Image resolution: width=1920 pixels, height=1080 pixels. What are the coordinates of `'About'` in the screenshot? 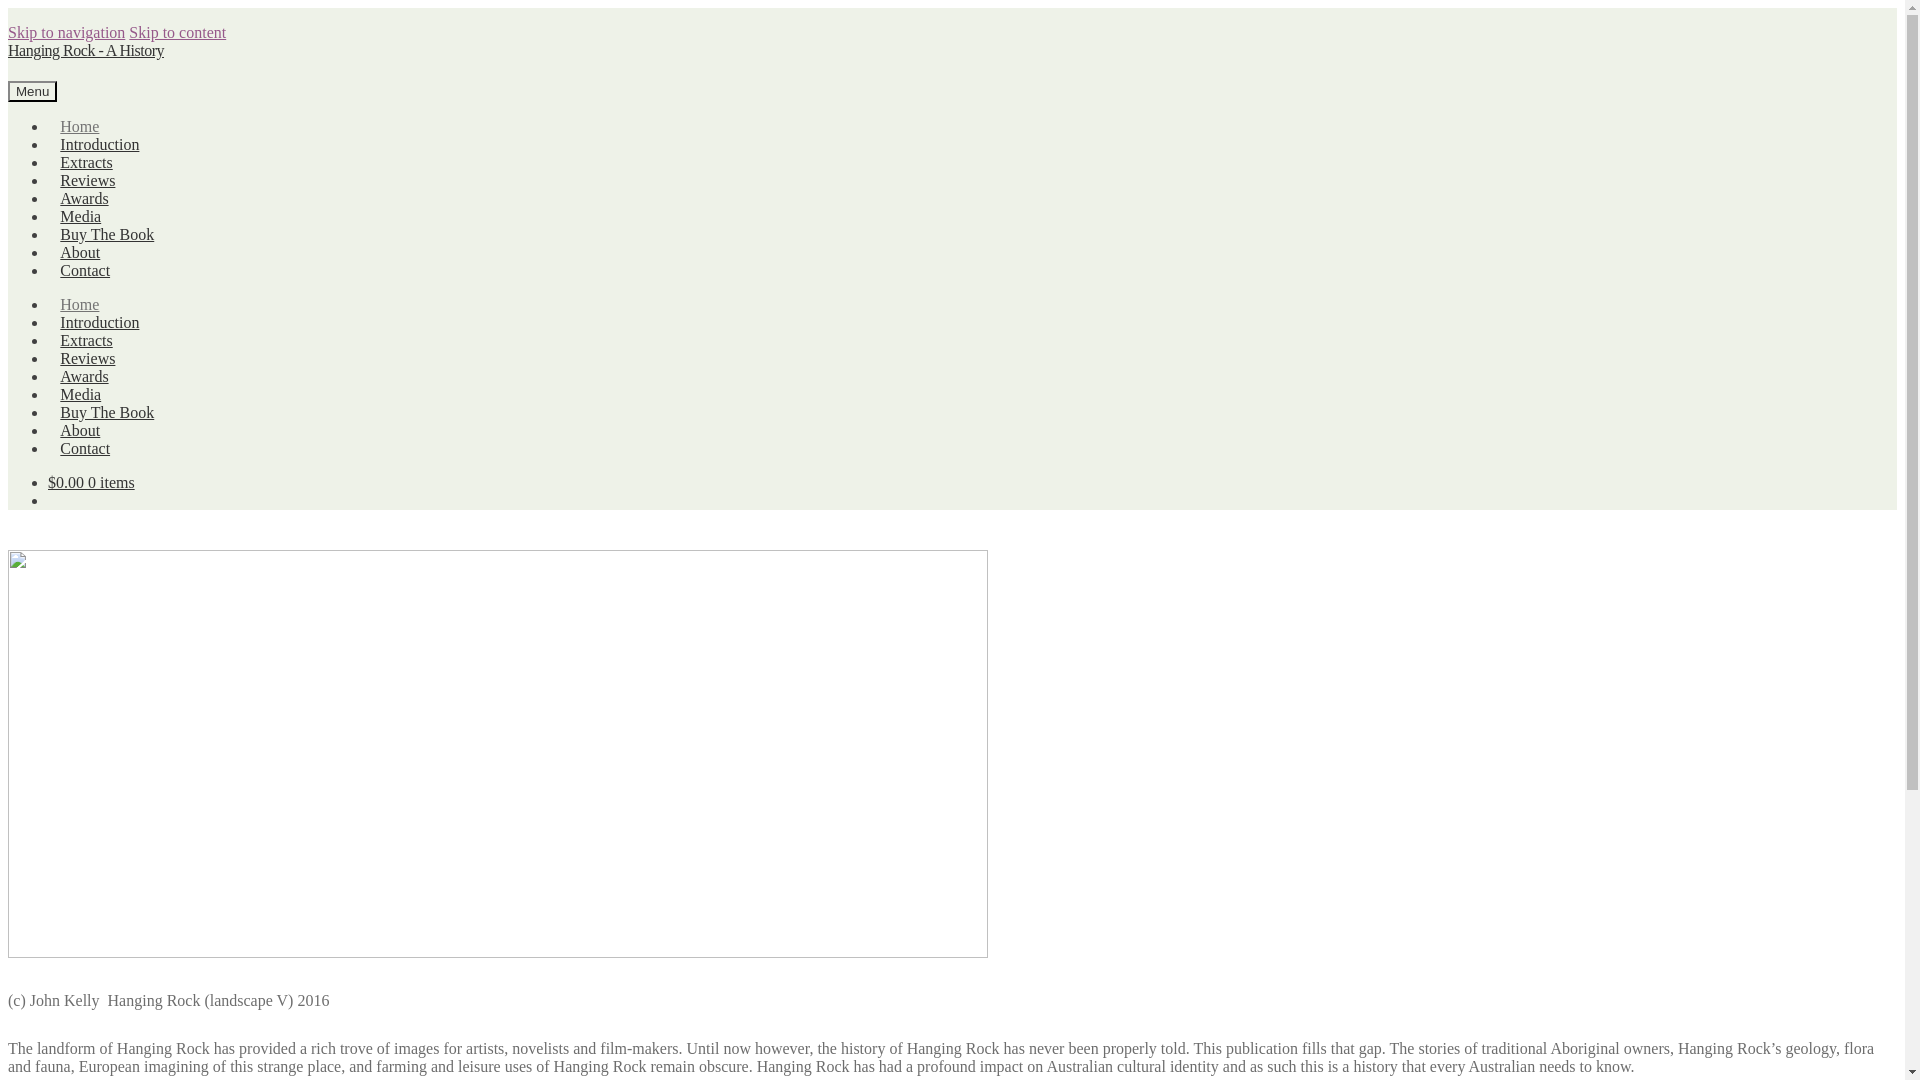 It's located at (48, 252).